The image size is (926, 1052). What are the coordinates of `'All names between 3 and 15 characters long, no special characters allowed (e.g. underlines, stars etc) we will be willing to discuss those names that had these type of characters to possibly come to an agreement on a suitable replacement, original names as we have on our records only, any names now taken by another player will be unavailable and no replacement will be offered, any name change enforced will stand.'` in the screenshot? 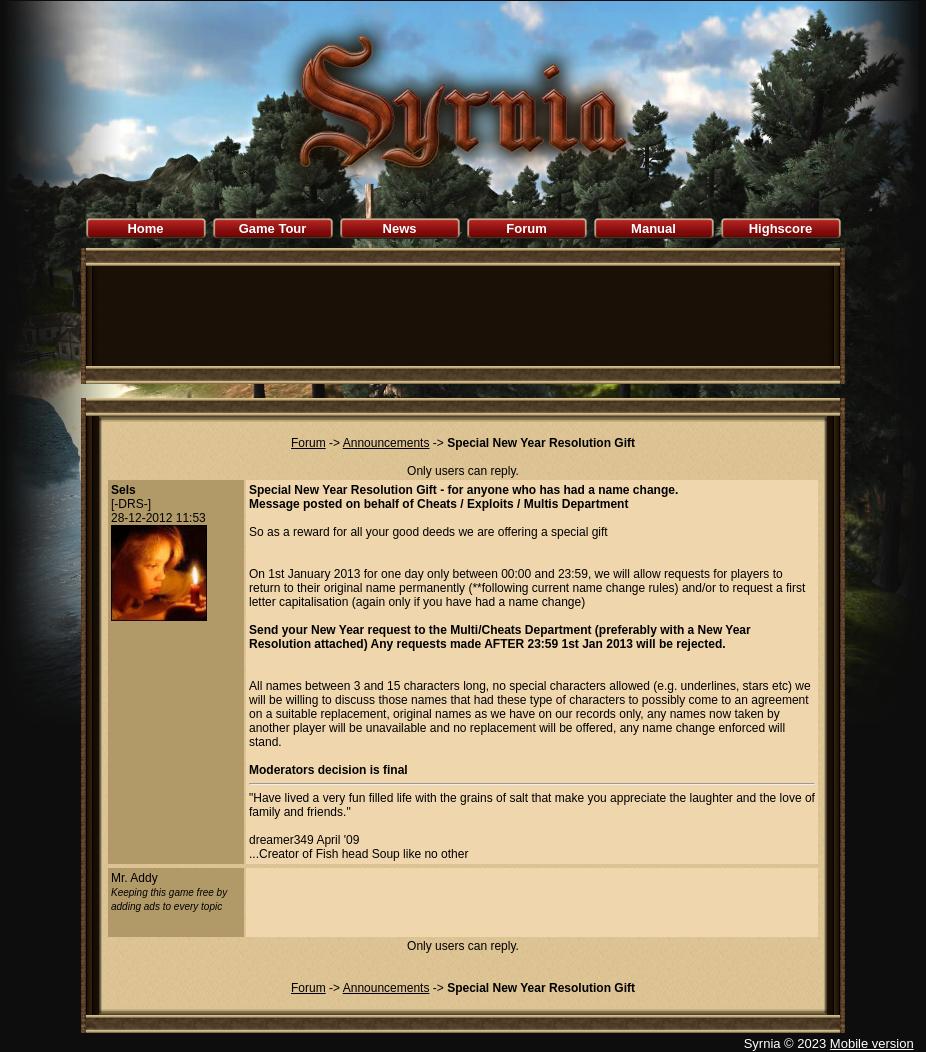 It's located at (528, 713).